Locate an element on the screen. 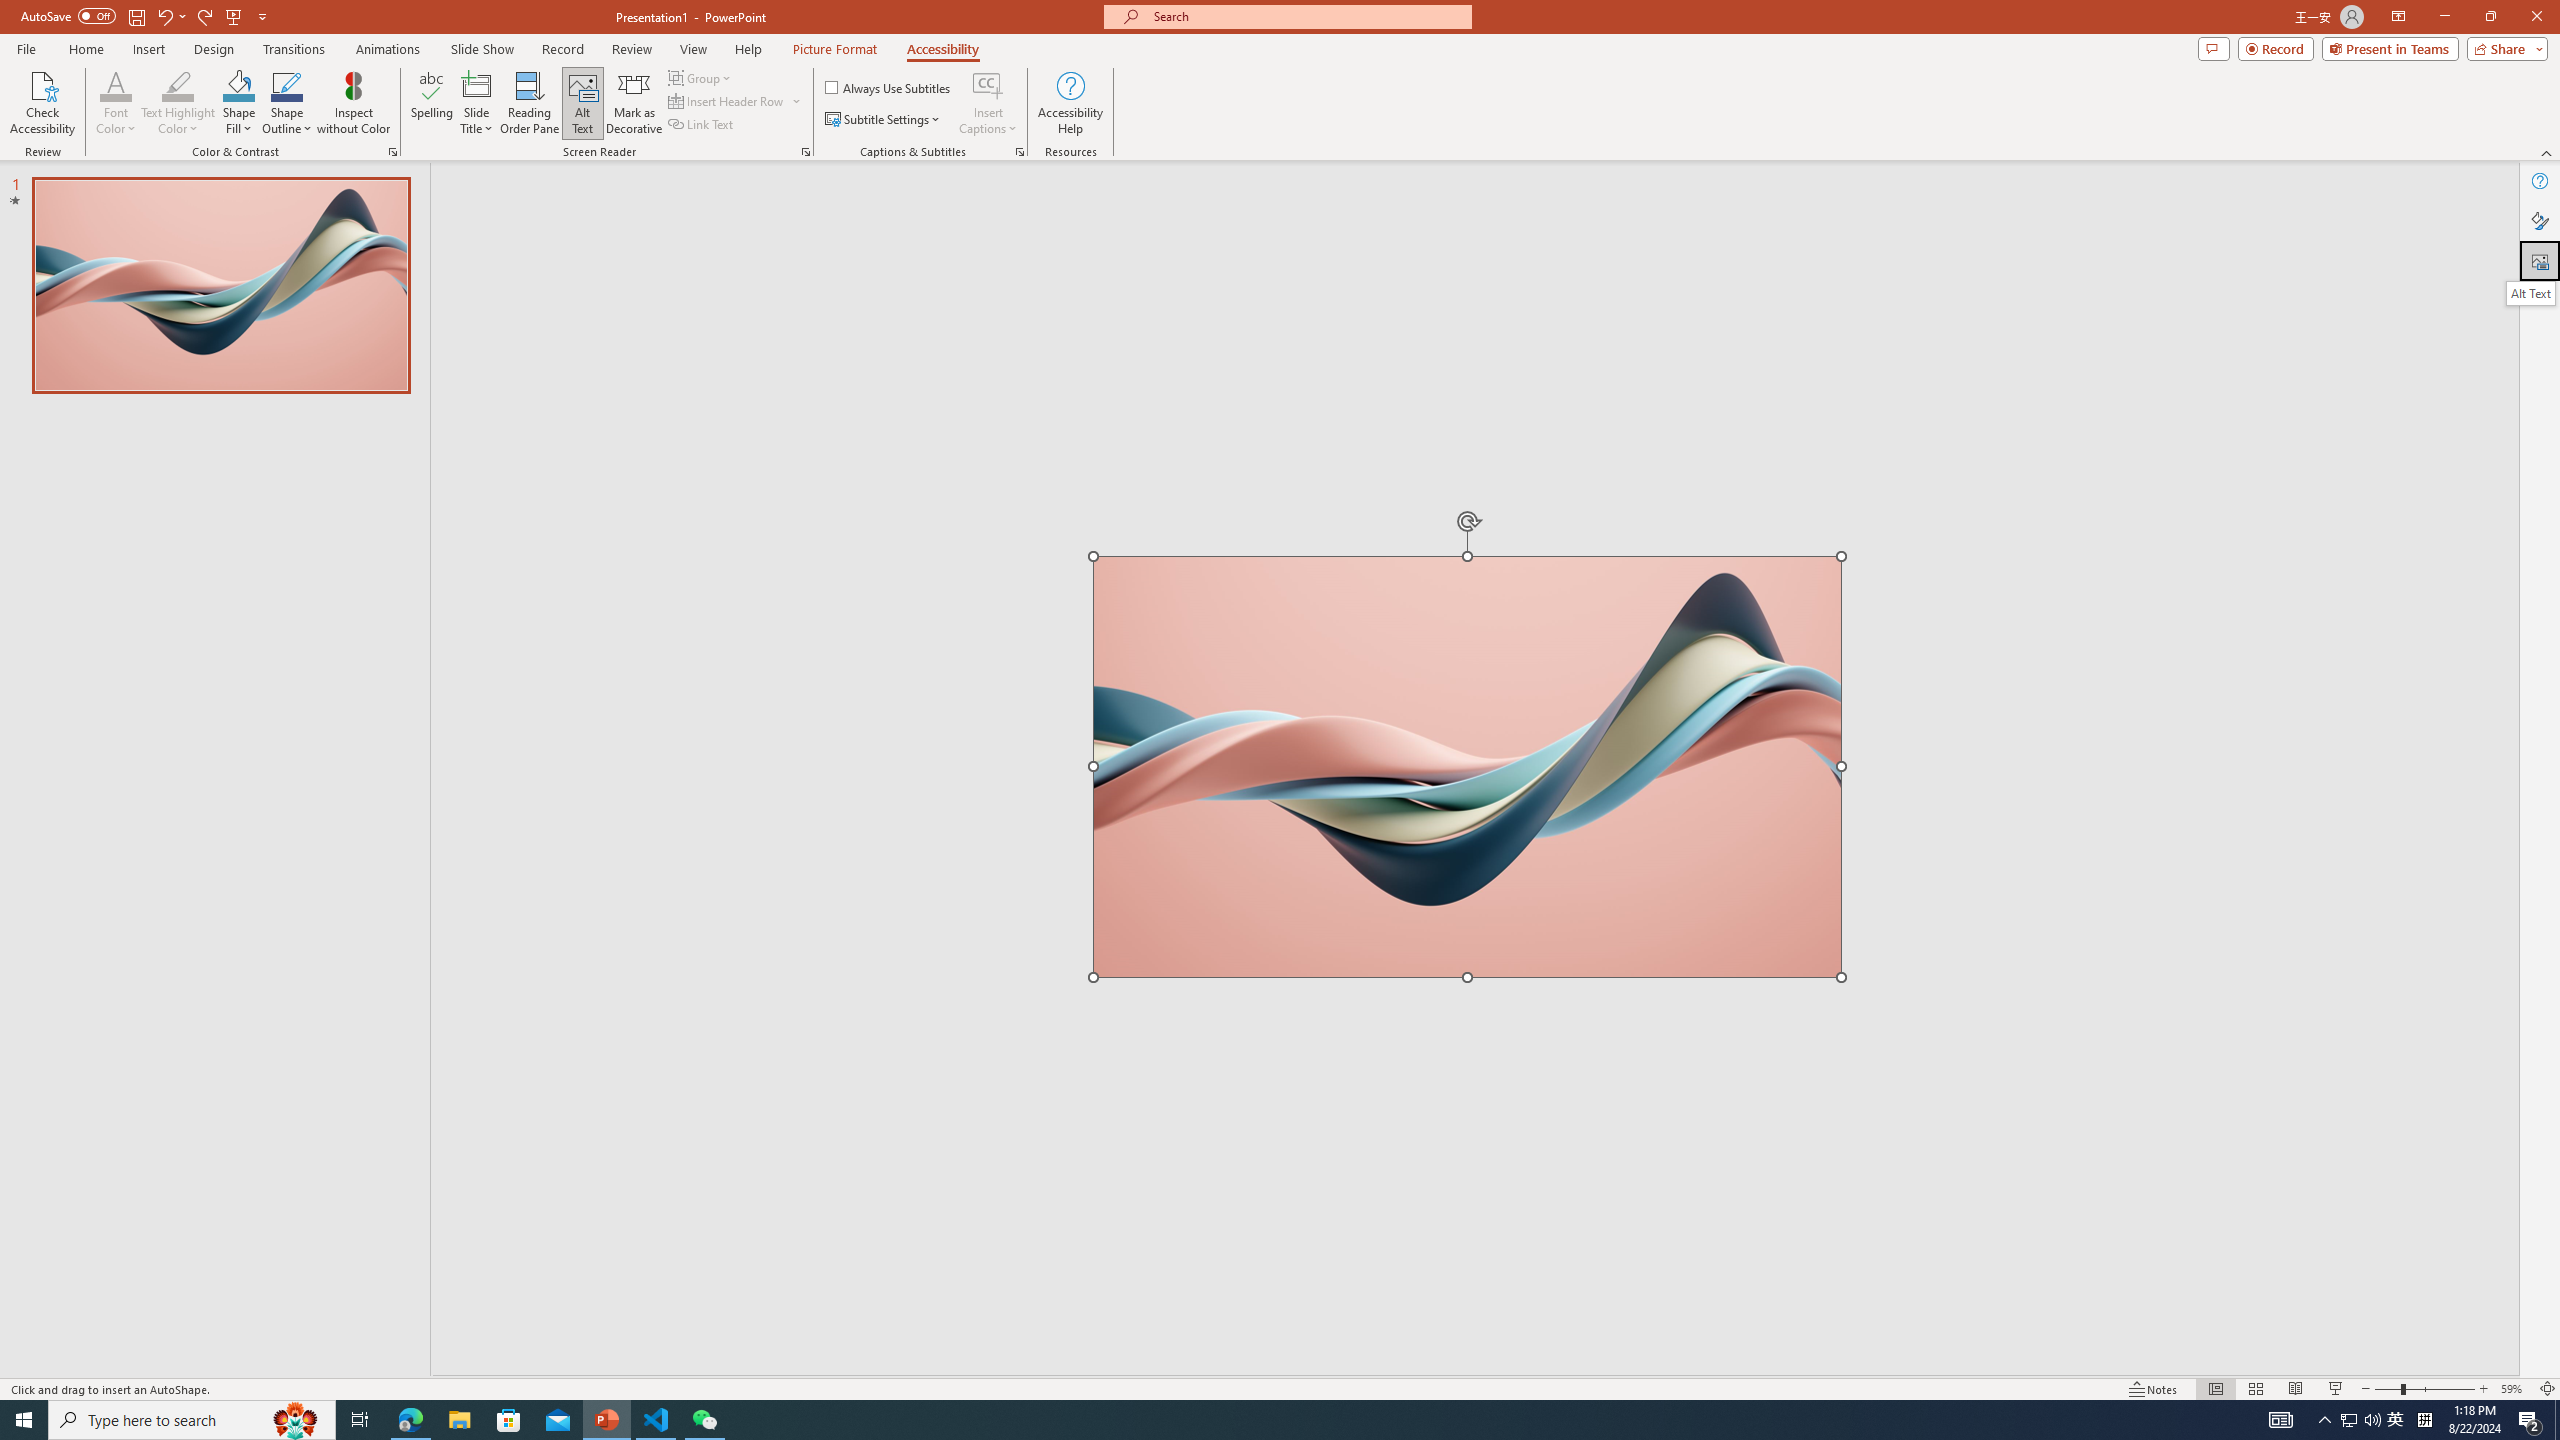 This screenshot has height=1440, width=2560. 'Reading Order Pane' is located at coordinates (530, 103).